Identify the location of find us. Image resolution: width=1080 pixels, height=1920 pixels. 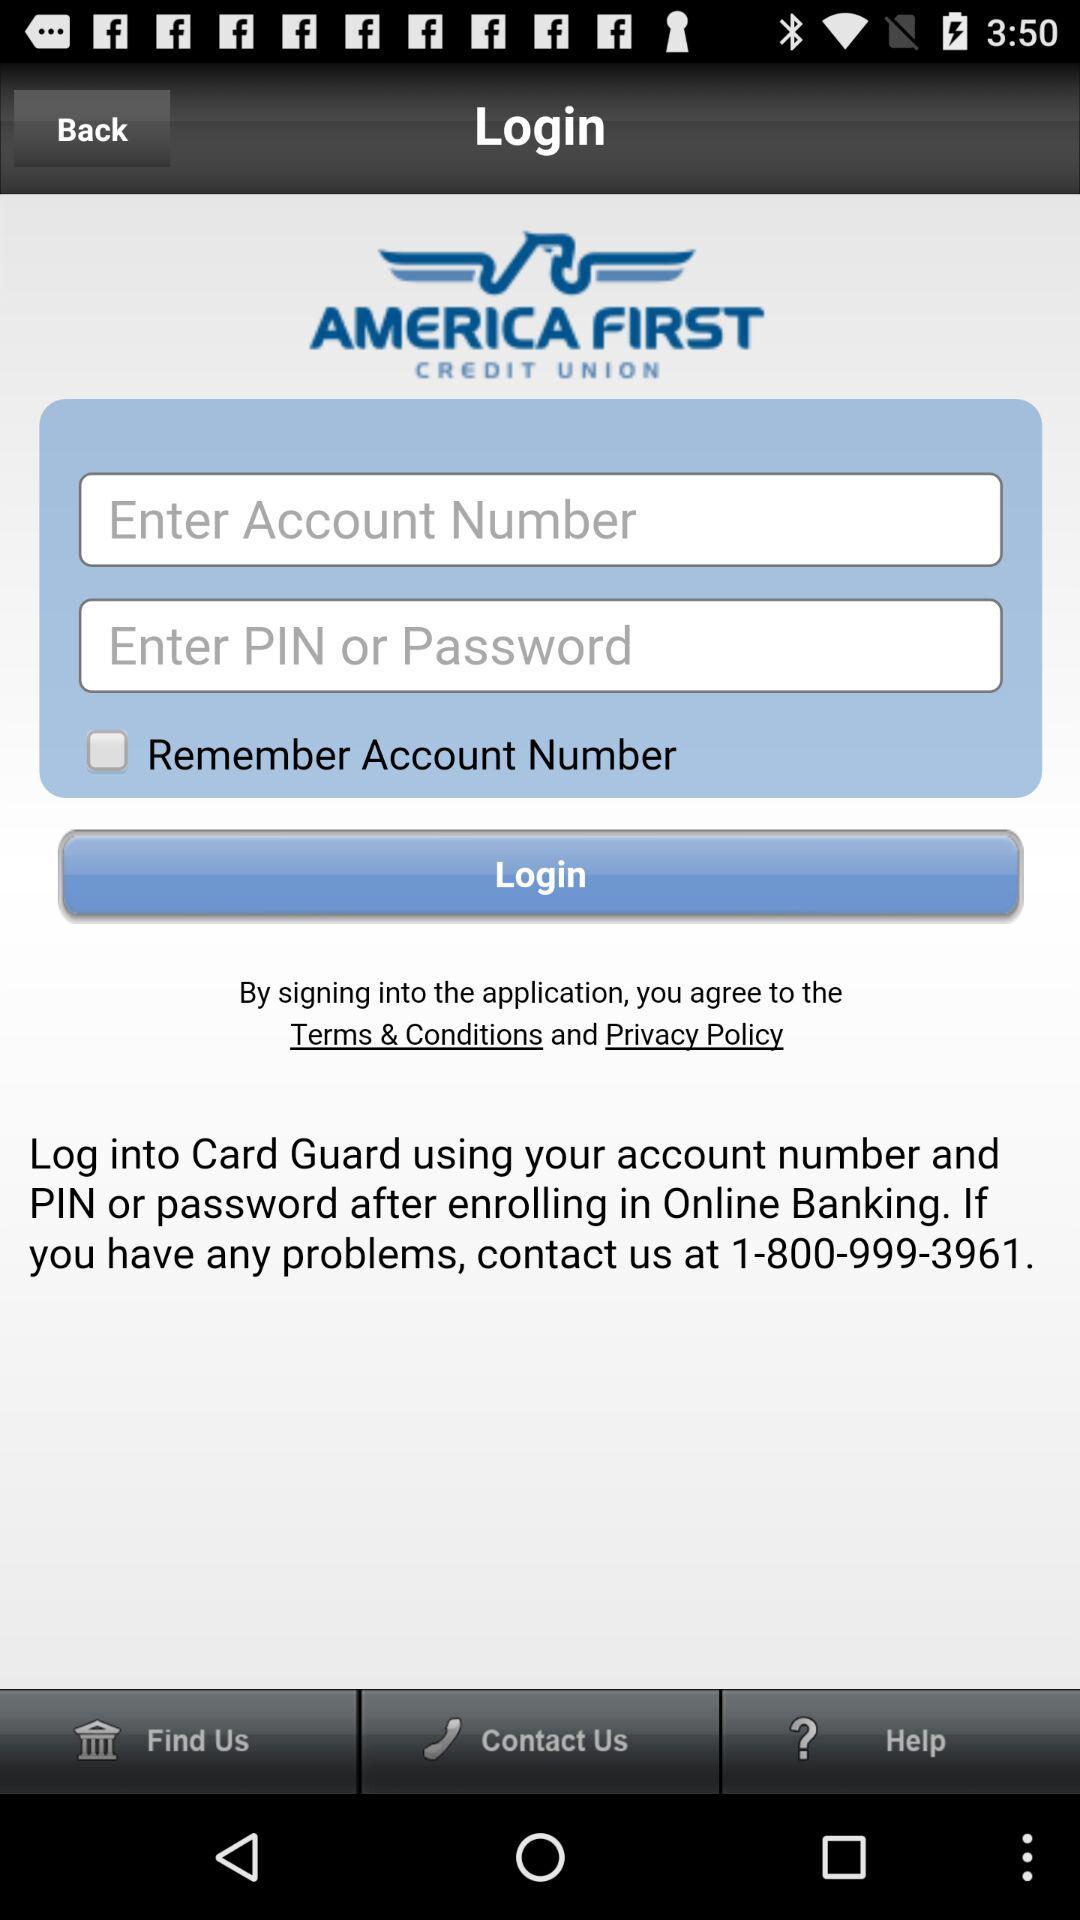
(178, 1740).